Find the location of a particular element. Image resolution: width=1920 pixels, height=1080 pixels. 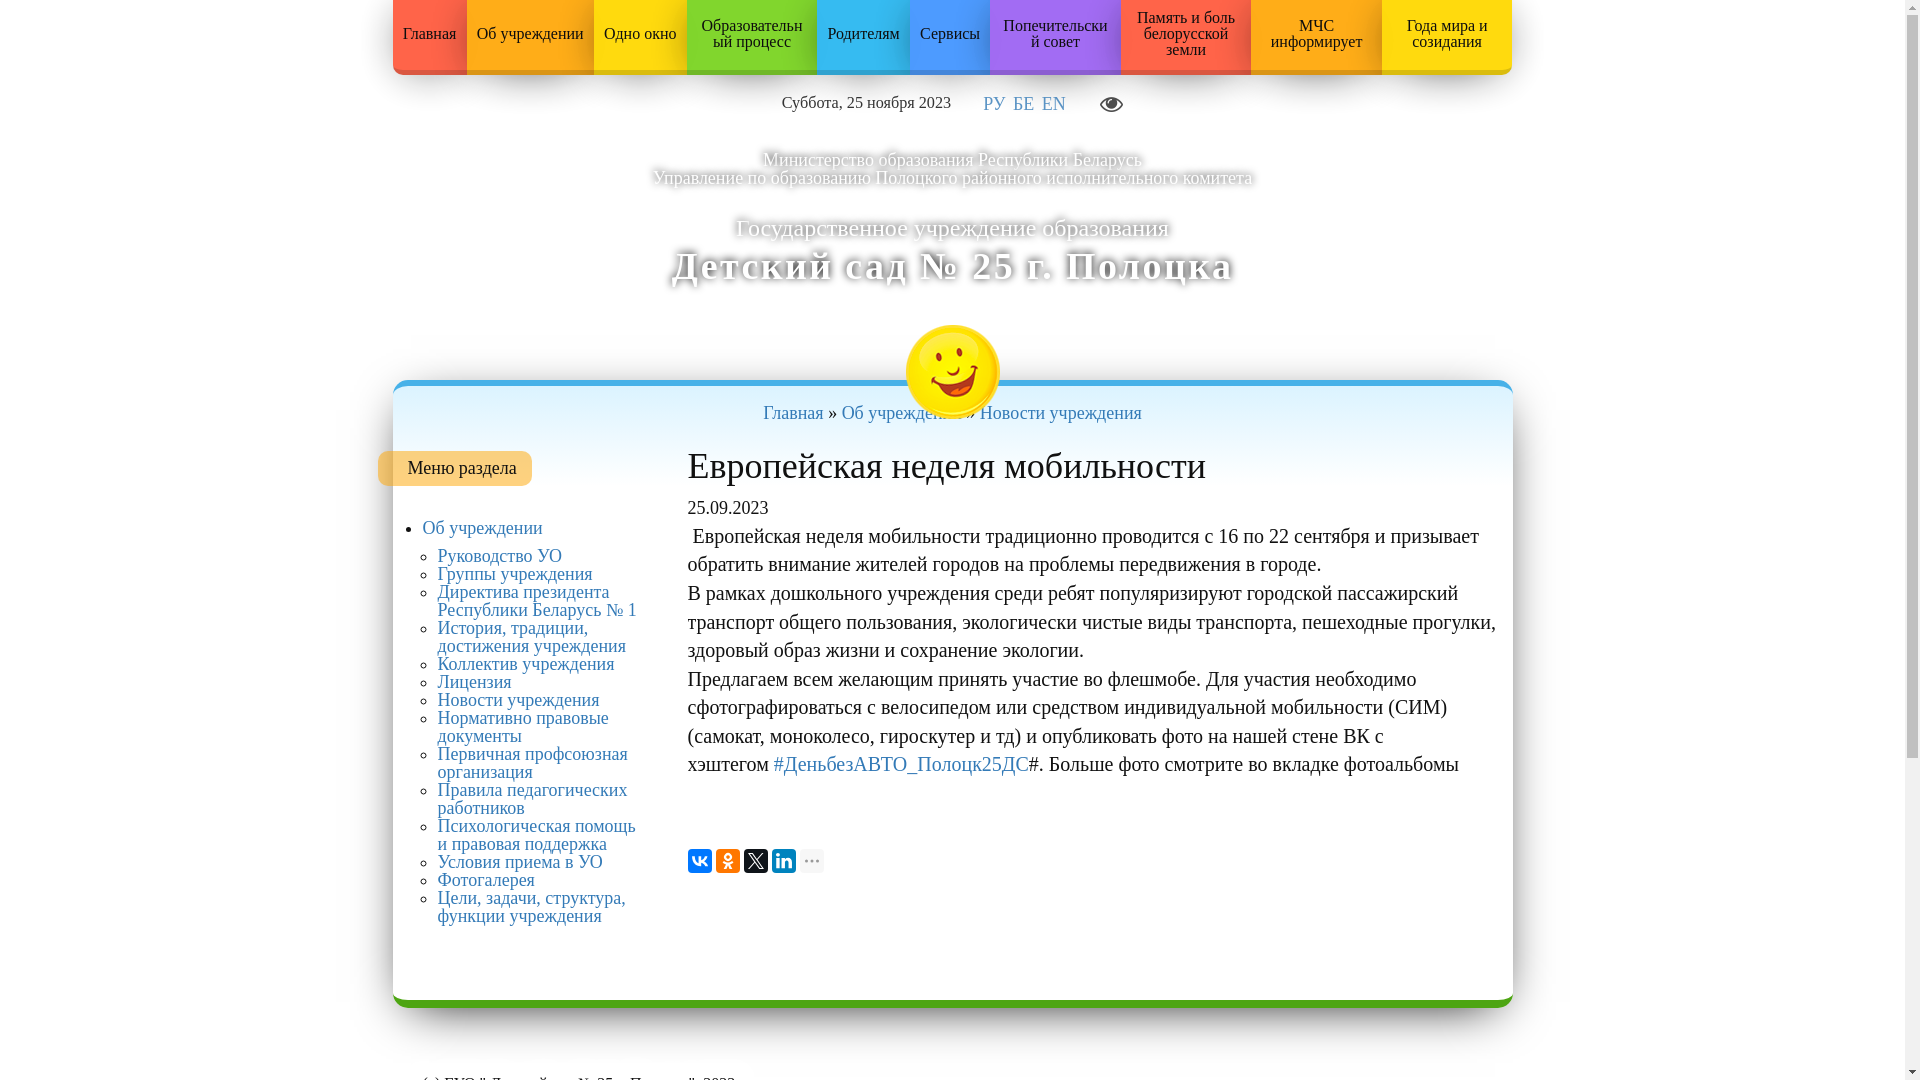

'Twitter' is located at coordinates (755, 859).